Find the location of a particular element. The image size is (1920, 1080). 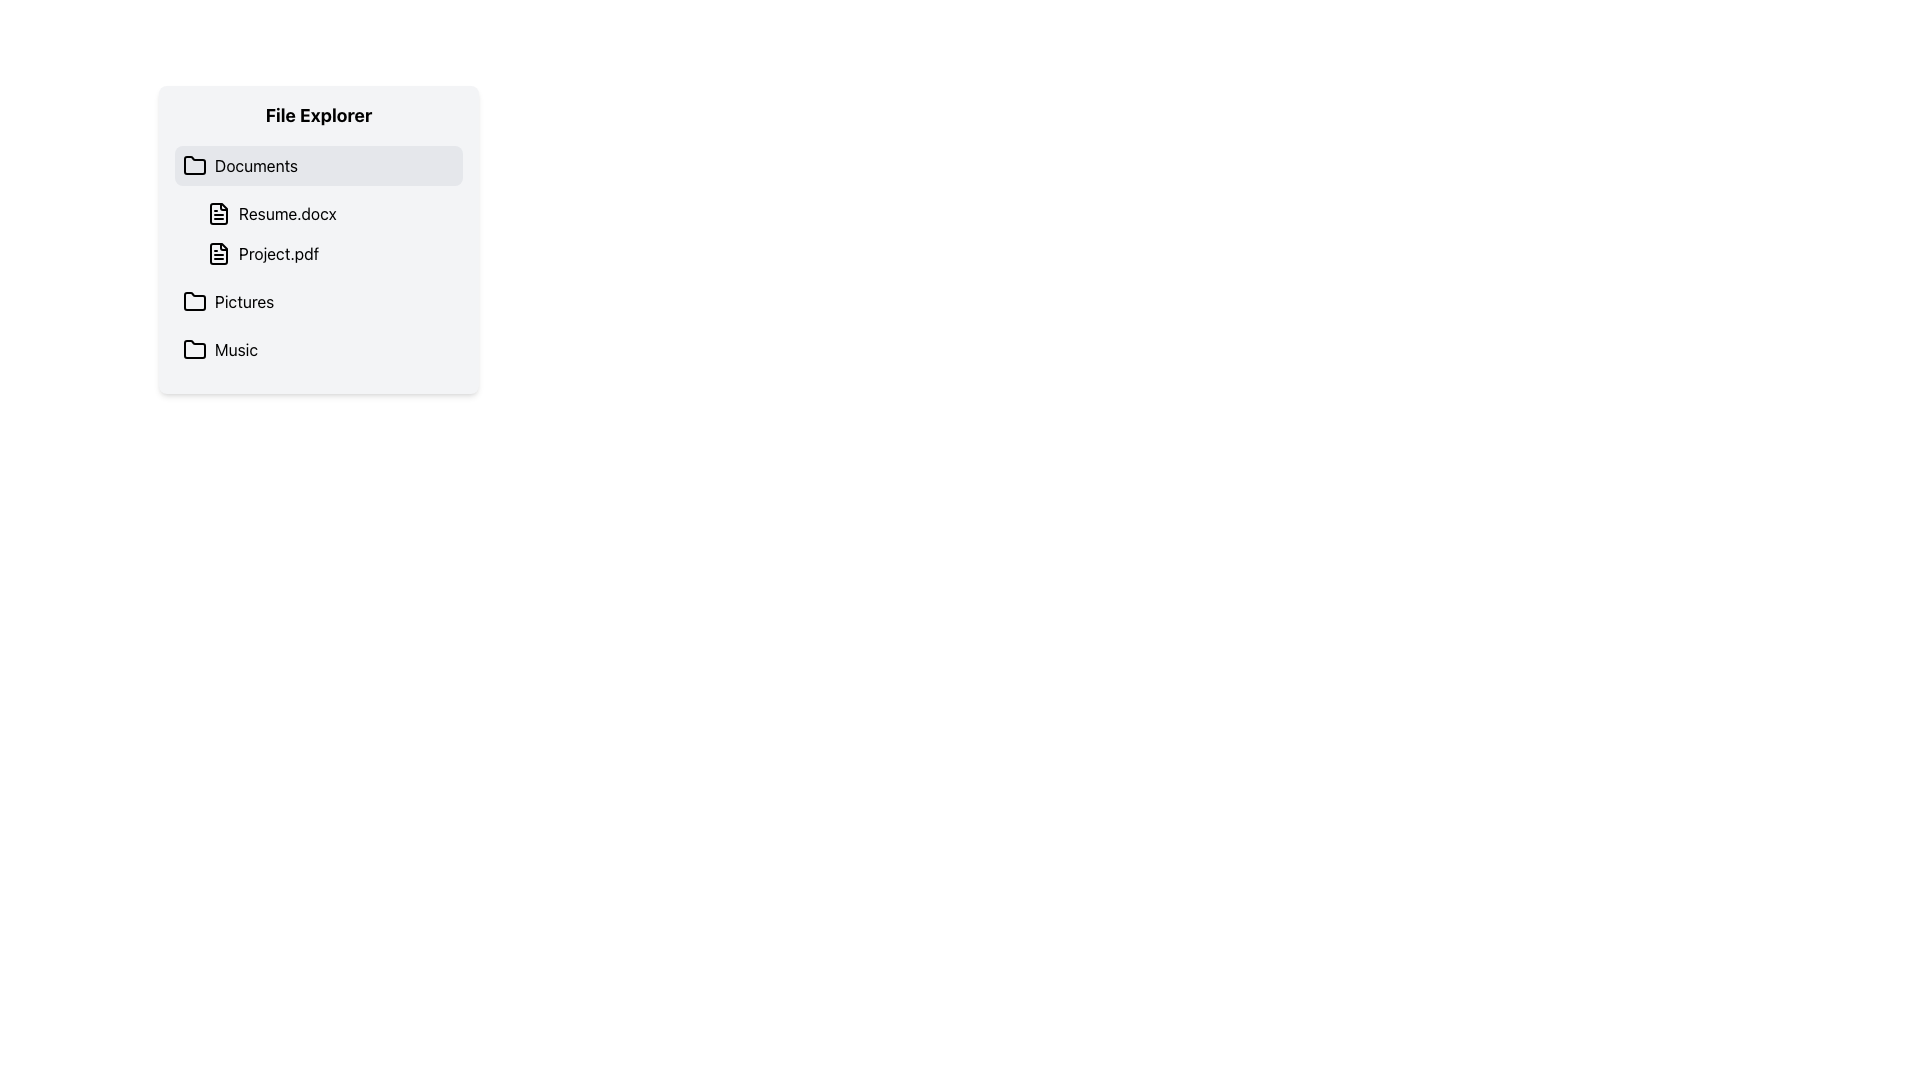

the folder icon located to the left of the 'Documents' label in the file explorer interface, which resembles a small graphical component with rounded edges and an outline is located at coordinates (195, 164).